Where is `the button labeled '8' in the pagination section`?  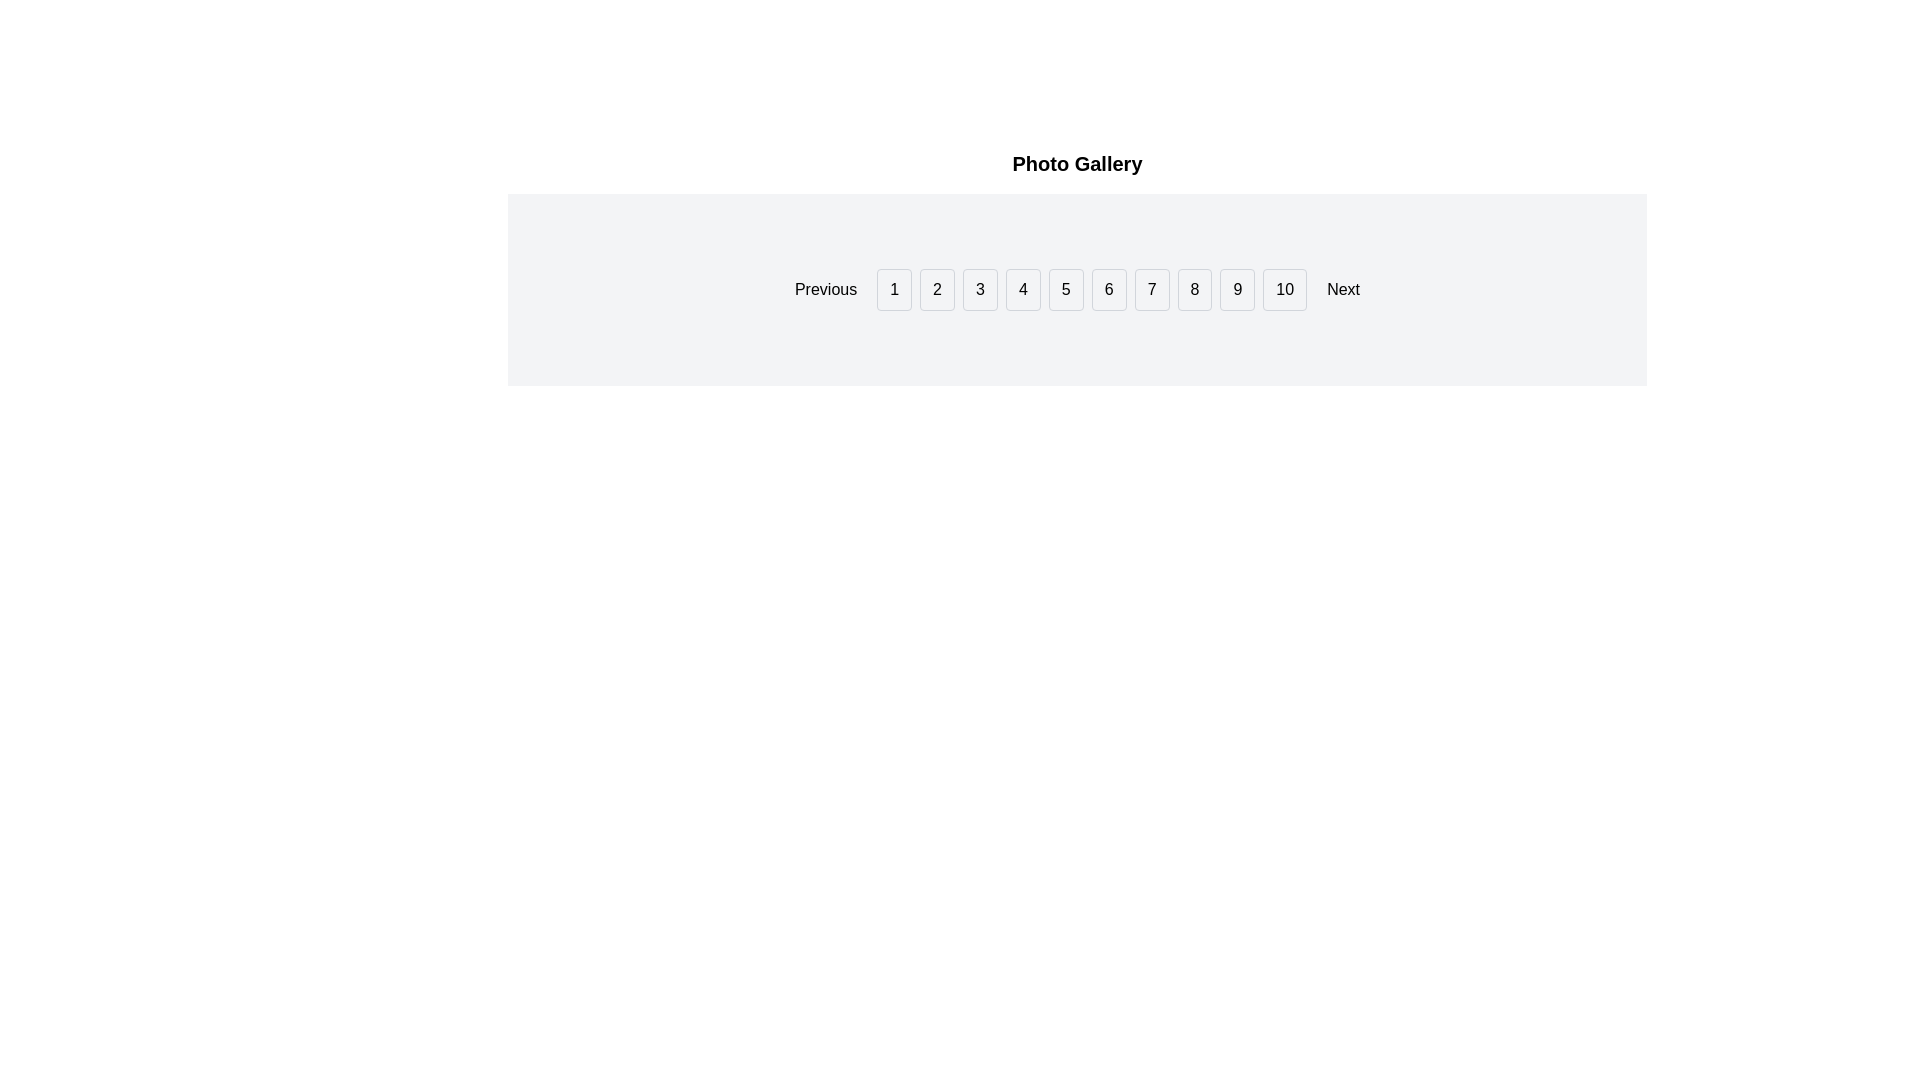 the button labeled '8' in the pagination section is located at coordinates (1195, 289).